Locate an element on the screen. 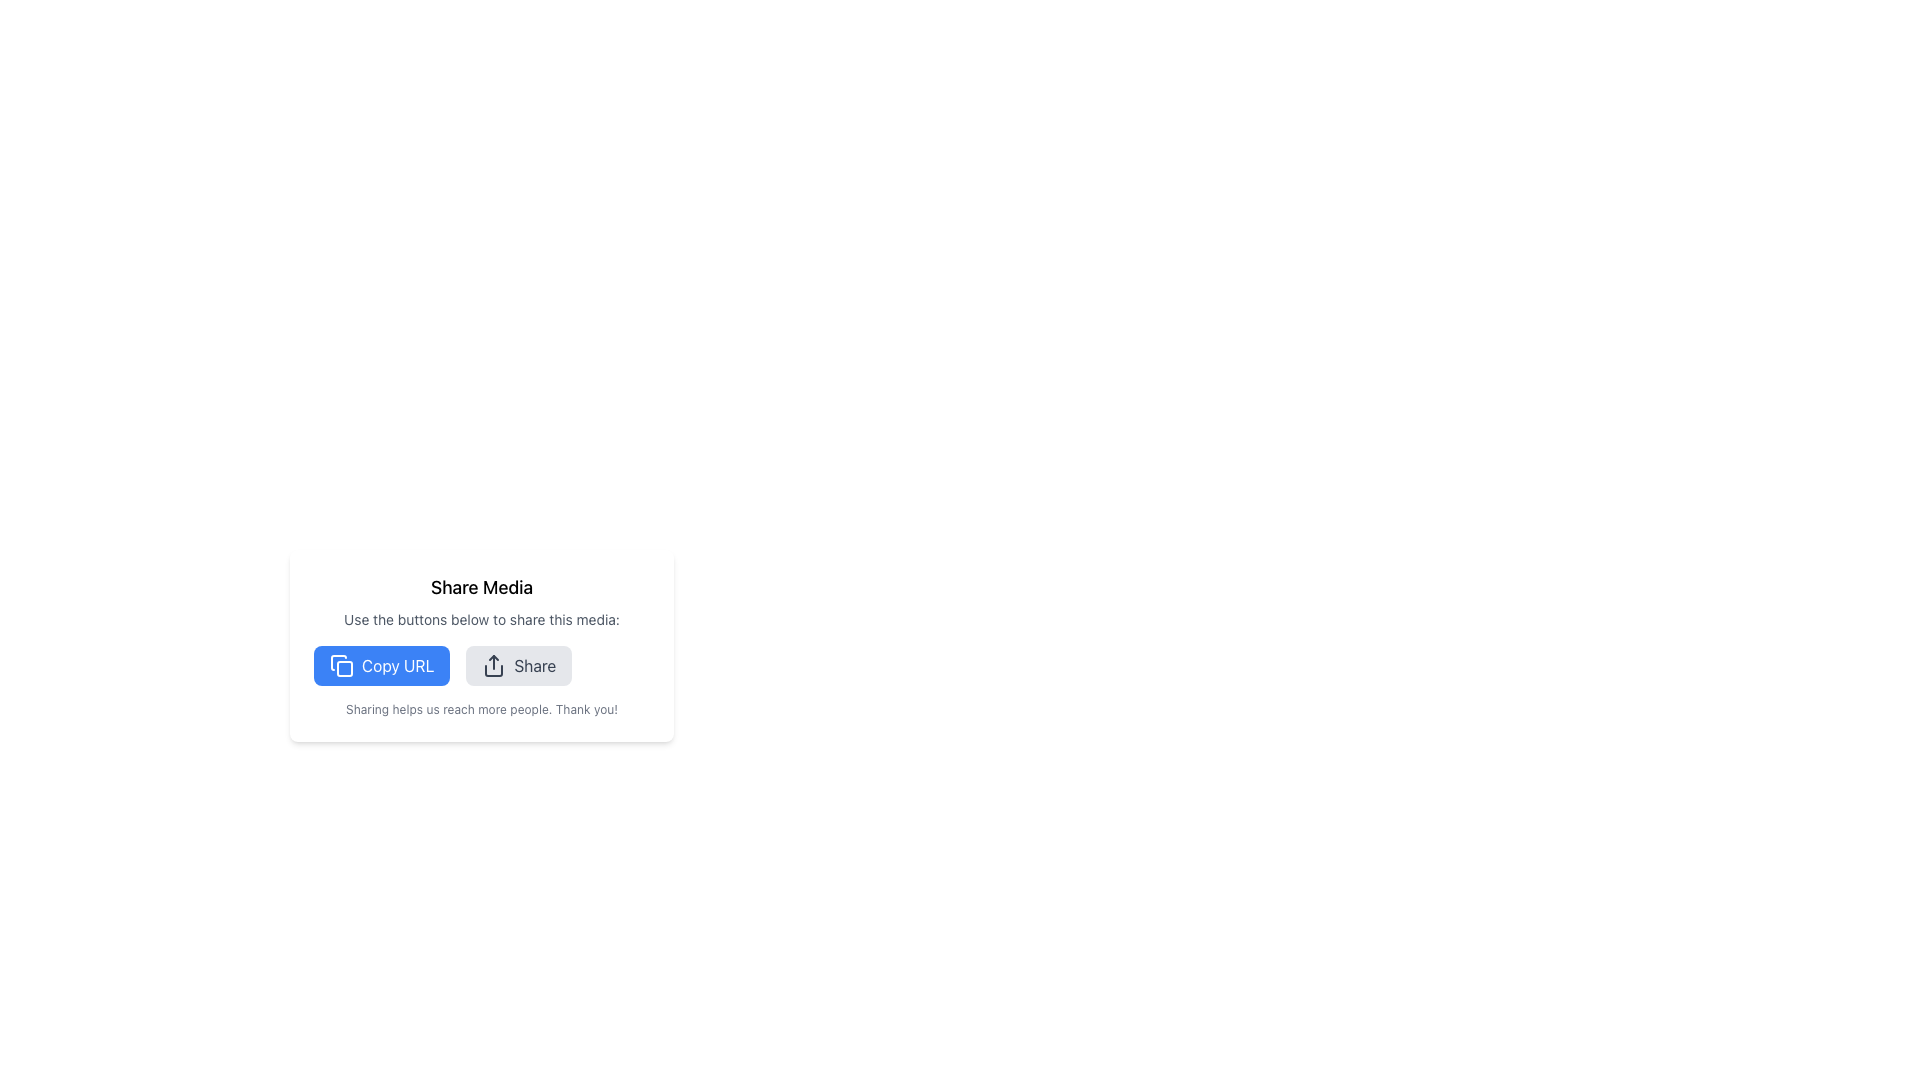 This screenshot has width=1920, height=1080. the 'Share' button, which is a rectangular button with rounded corners, soft gray background, and aligned text to the right of a share icon, located in the middle-right section of the interface is located at coordinates (519, 666).